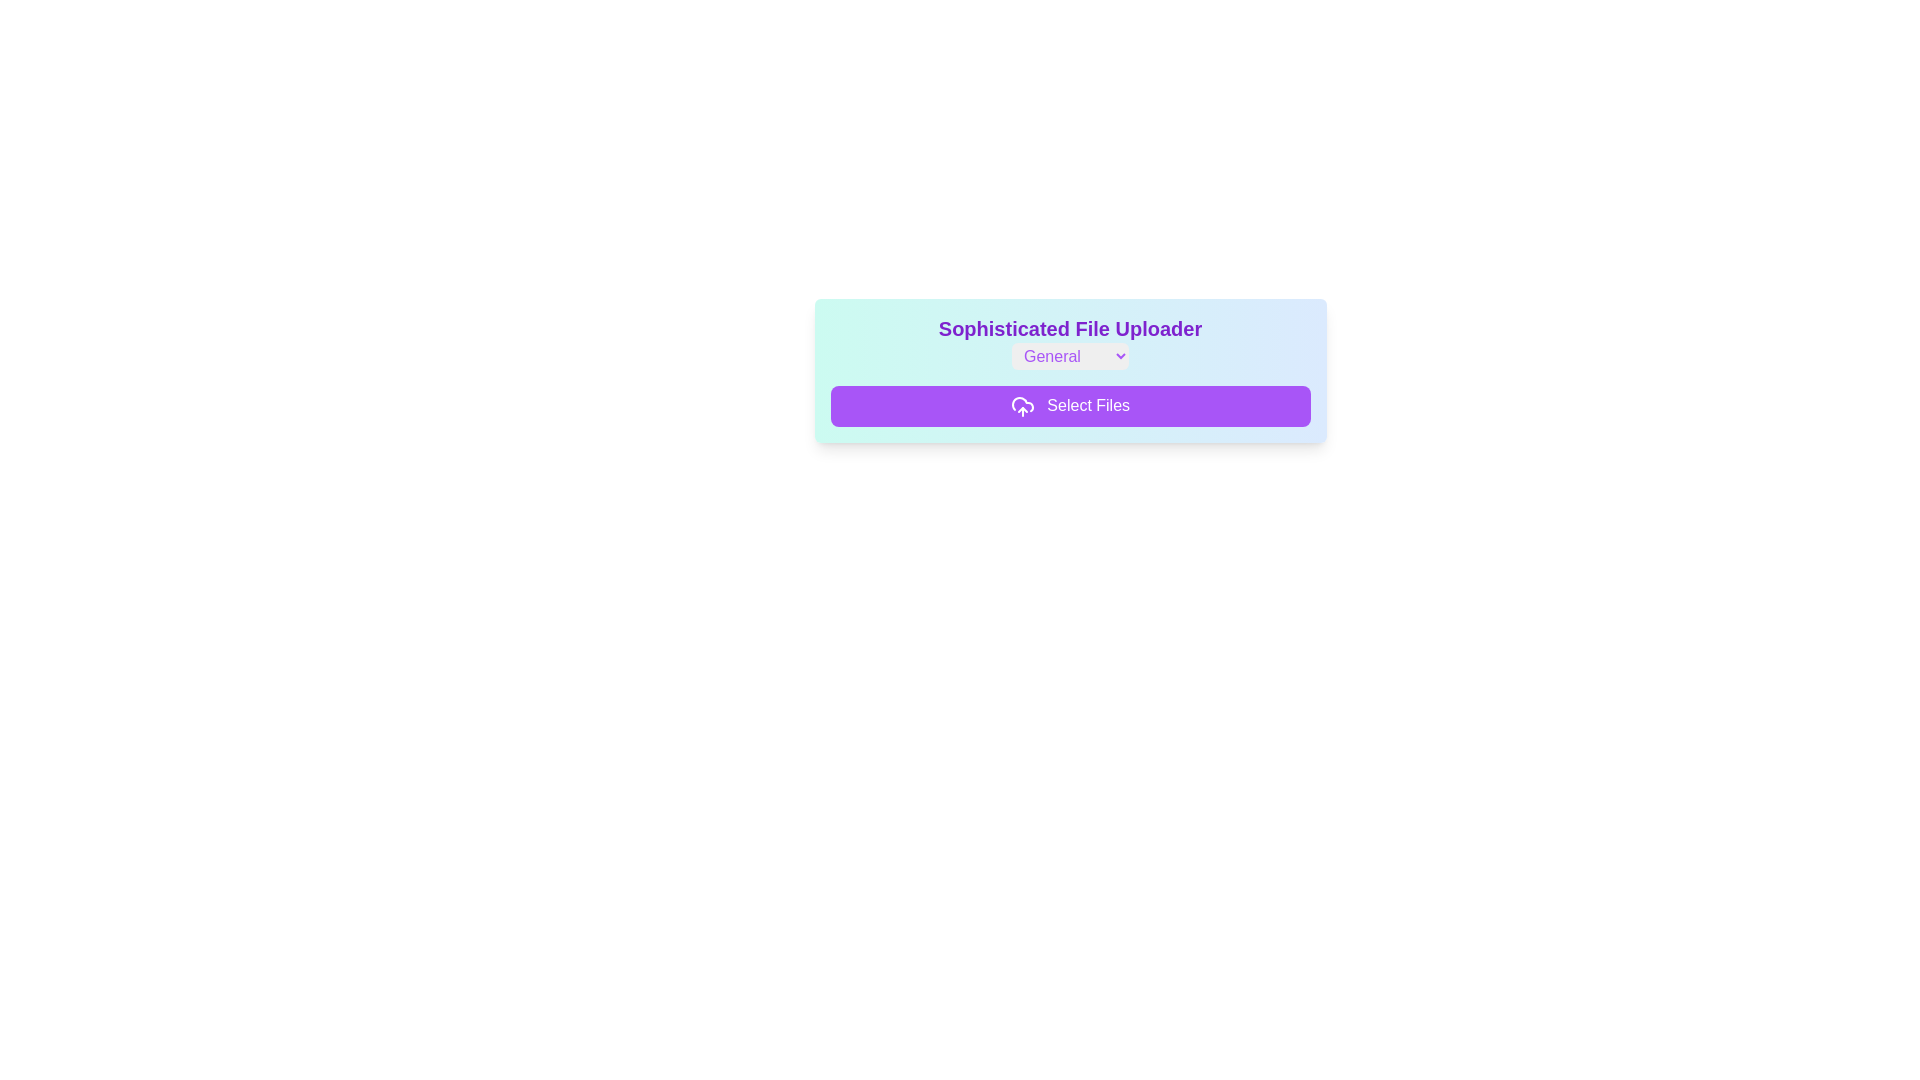  I want to click on the upload files icon located on the left half of the purple 'Select Files' button, so click(1022, 405).